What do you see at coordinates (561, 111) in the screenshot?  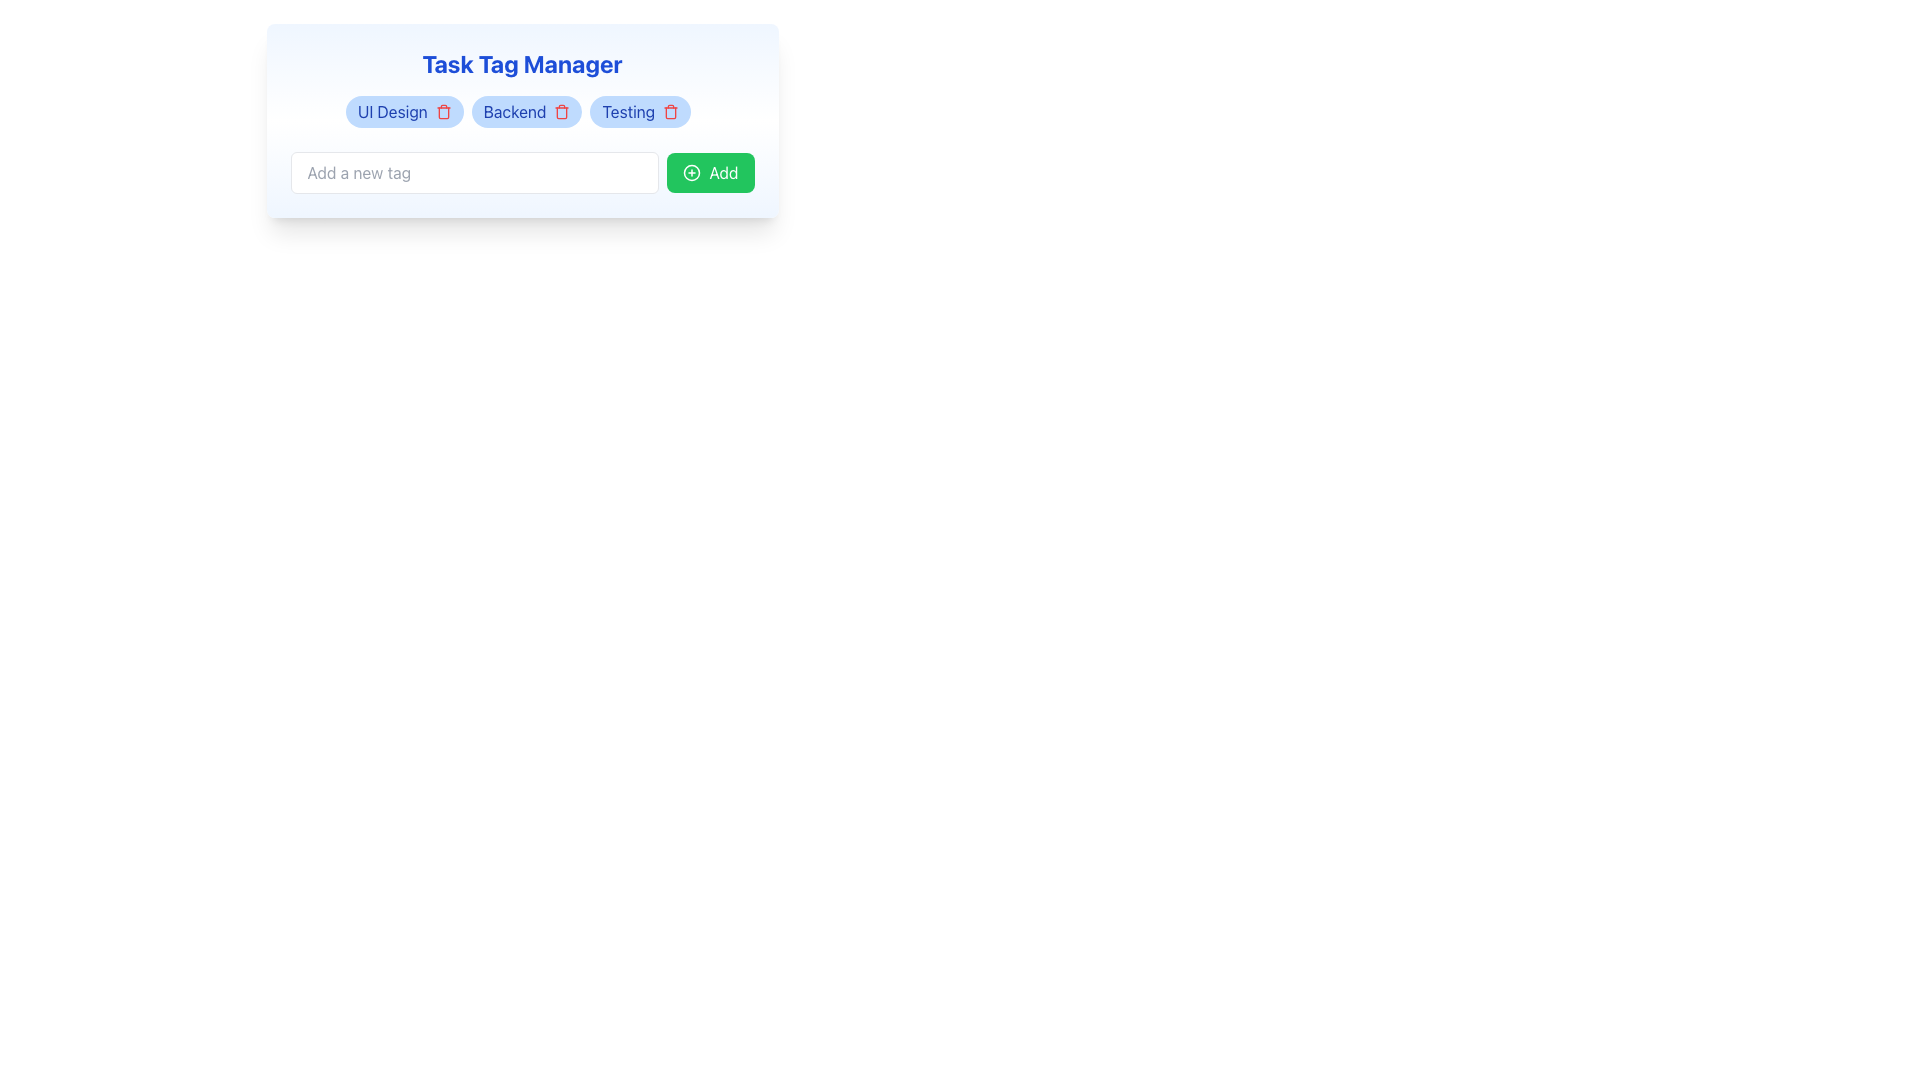 I see `the small red trash bin icon located to the right of the text 'Backend'` at bounding box center [561, 111].